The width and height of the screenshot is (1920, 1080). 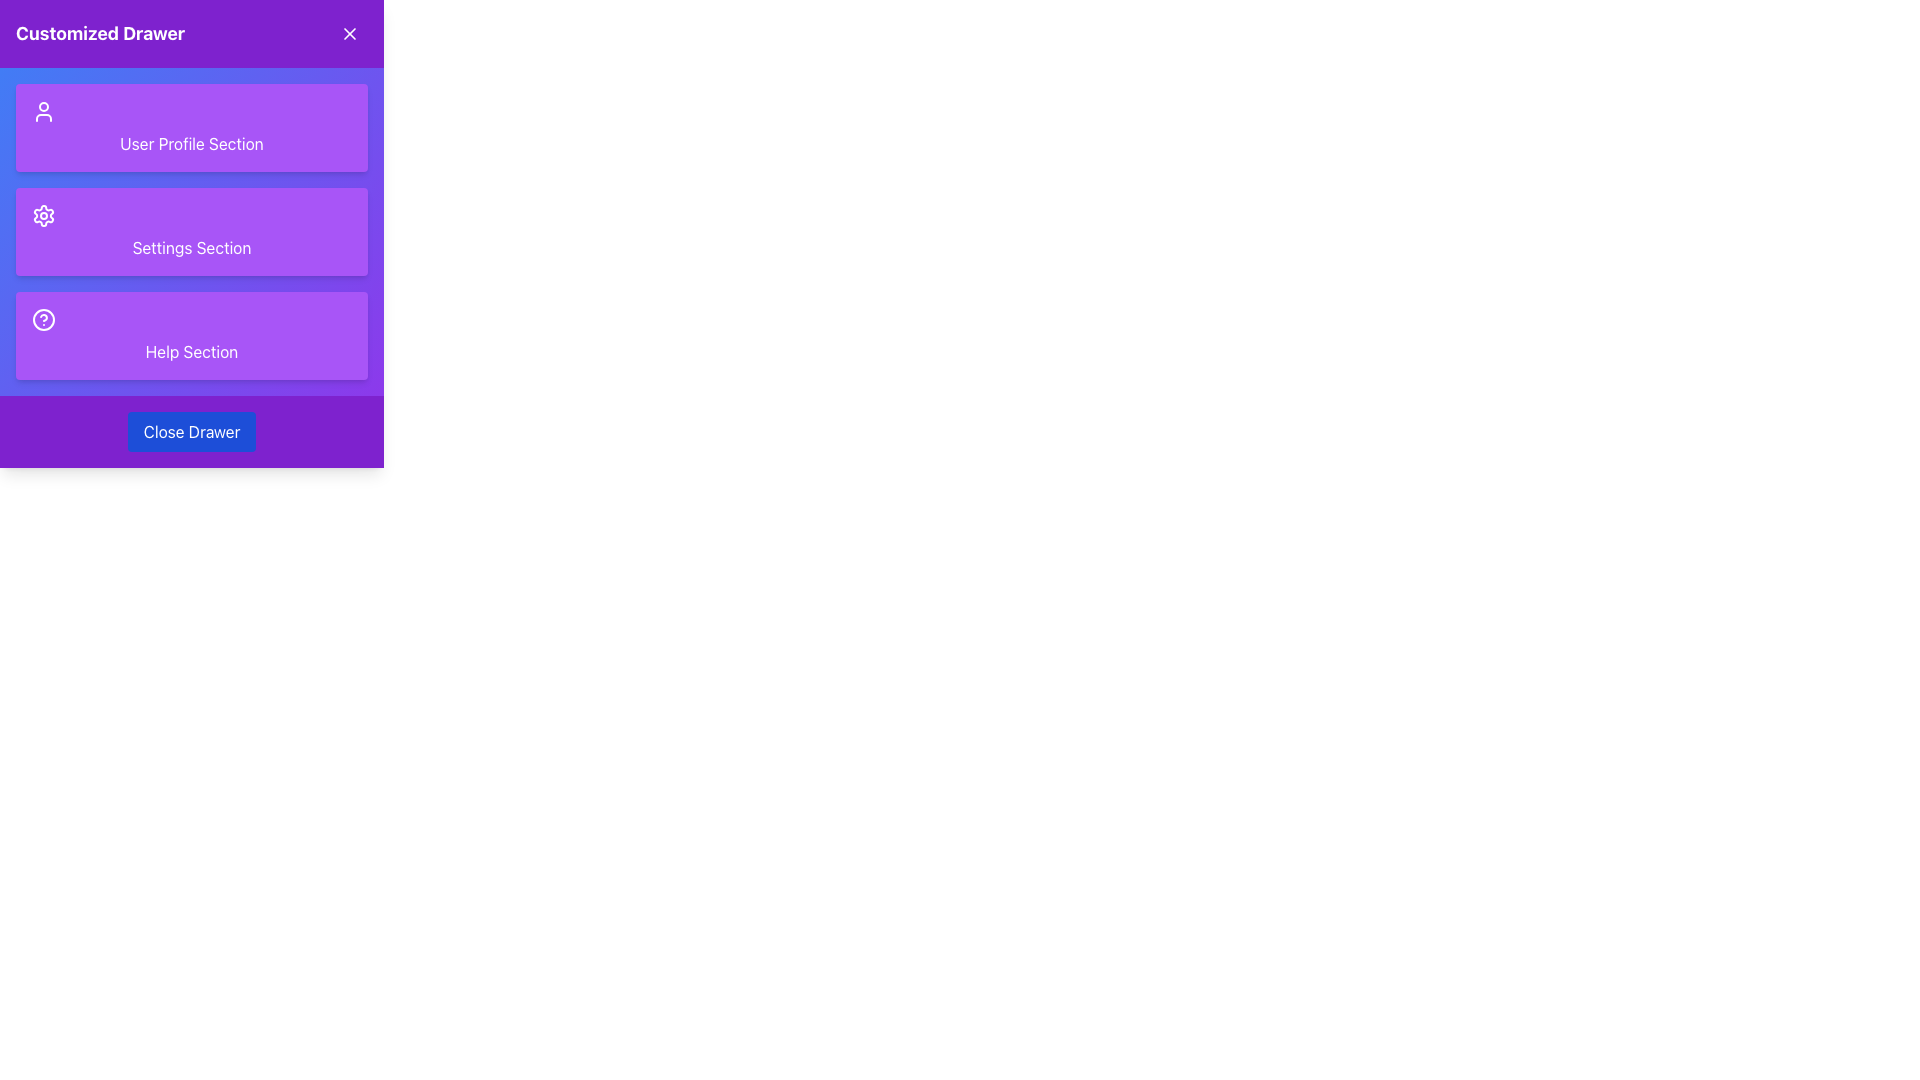 I want to click on the close button located in the top-right corner of the 'Customized Drawer' header to change its background color, so click(x=350, y=34).